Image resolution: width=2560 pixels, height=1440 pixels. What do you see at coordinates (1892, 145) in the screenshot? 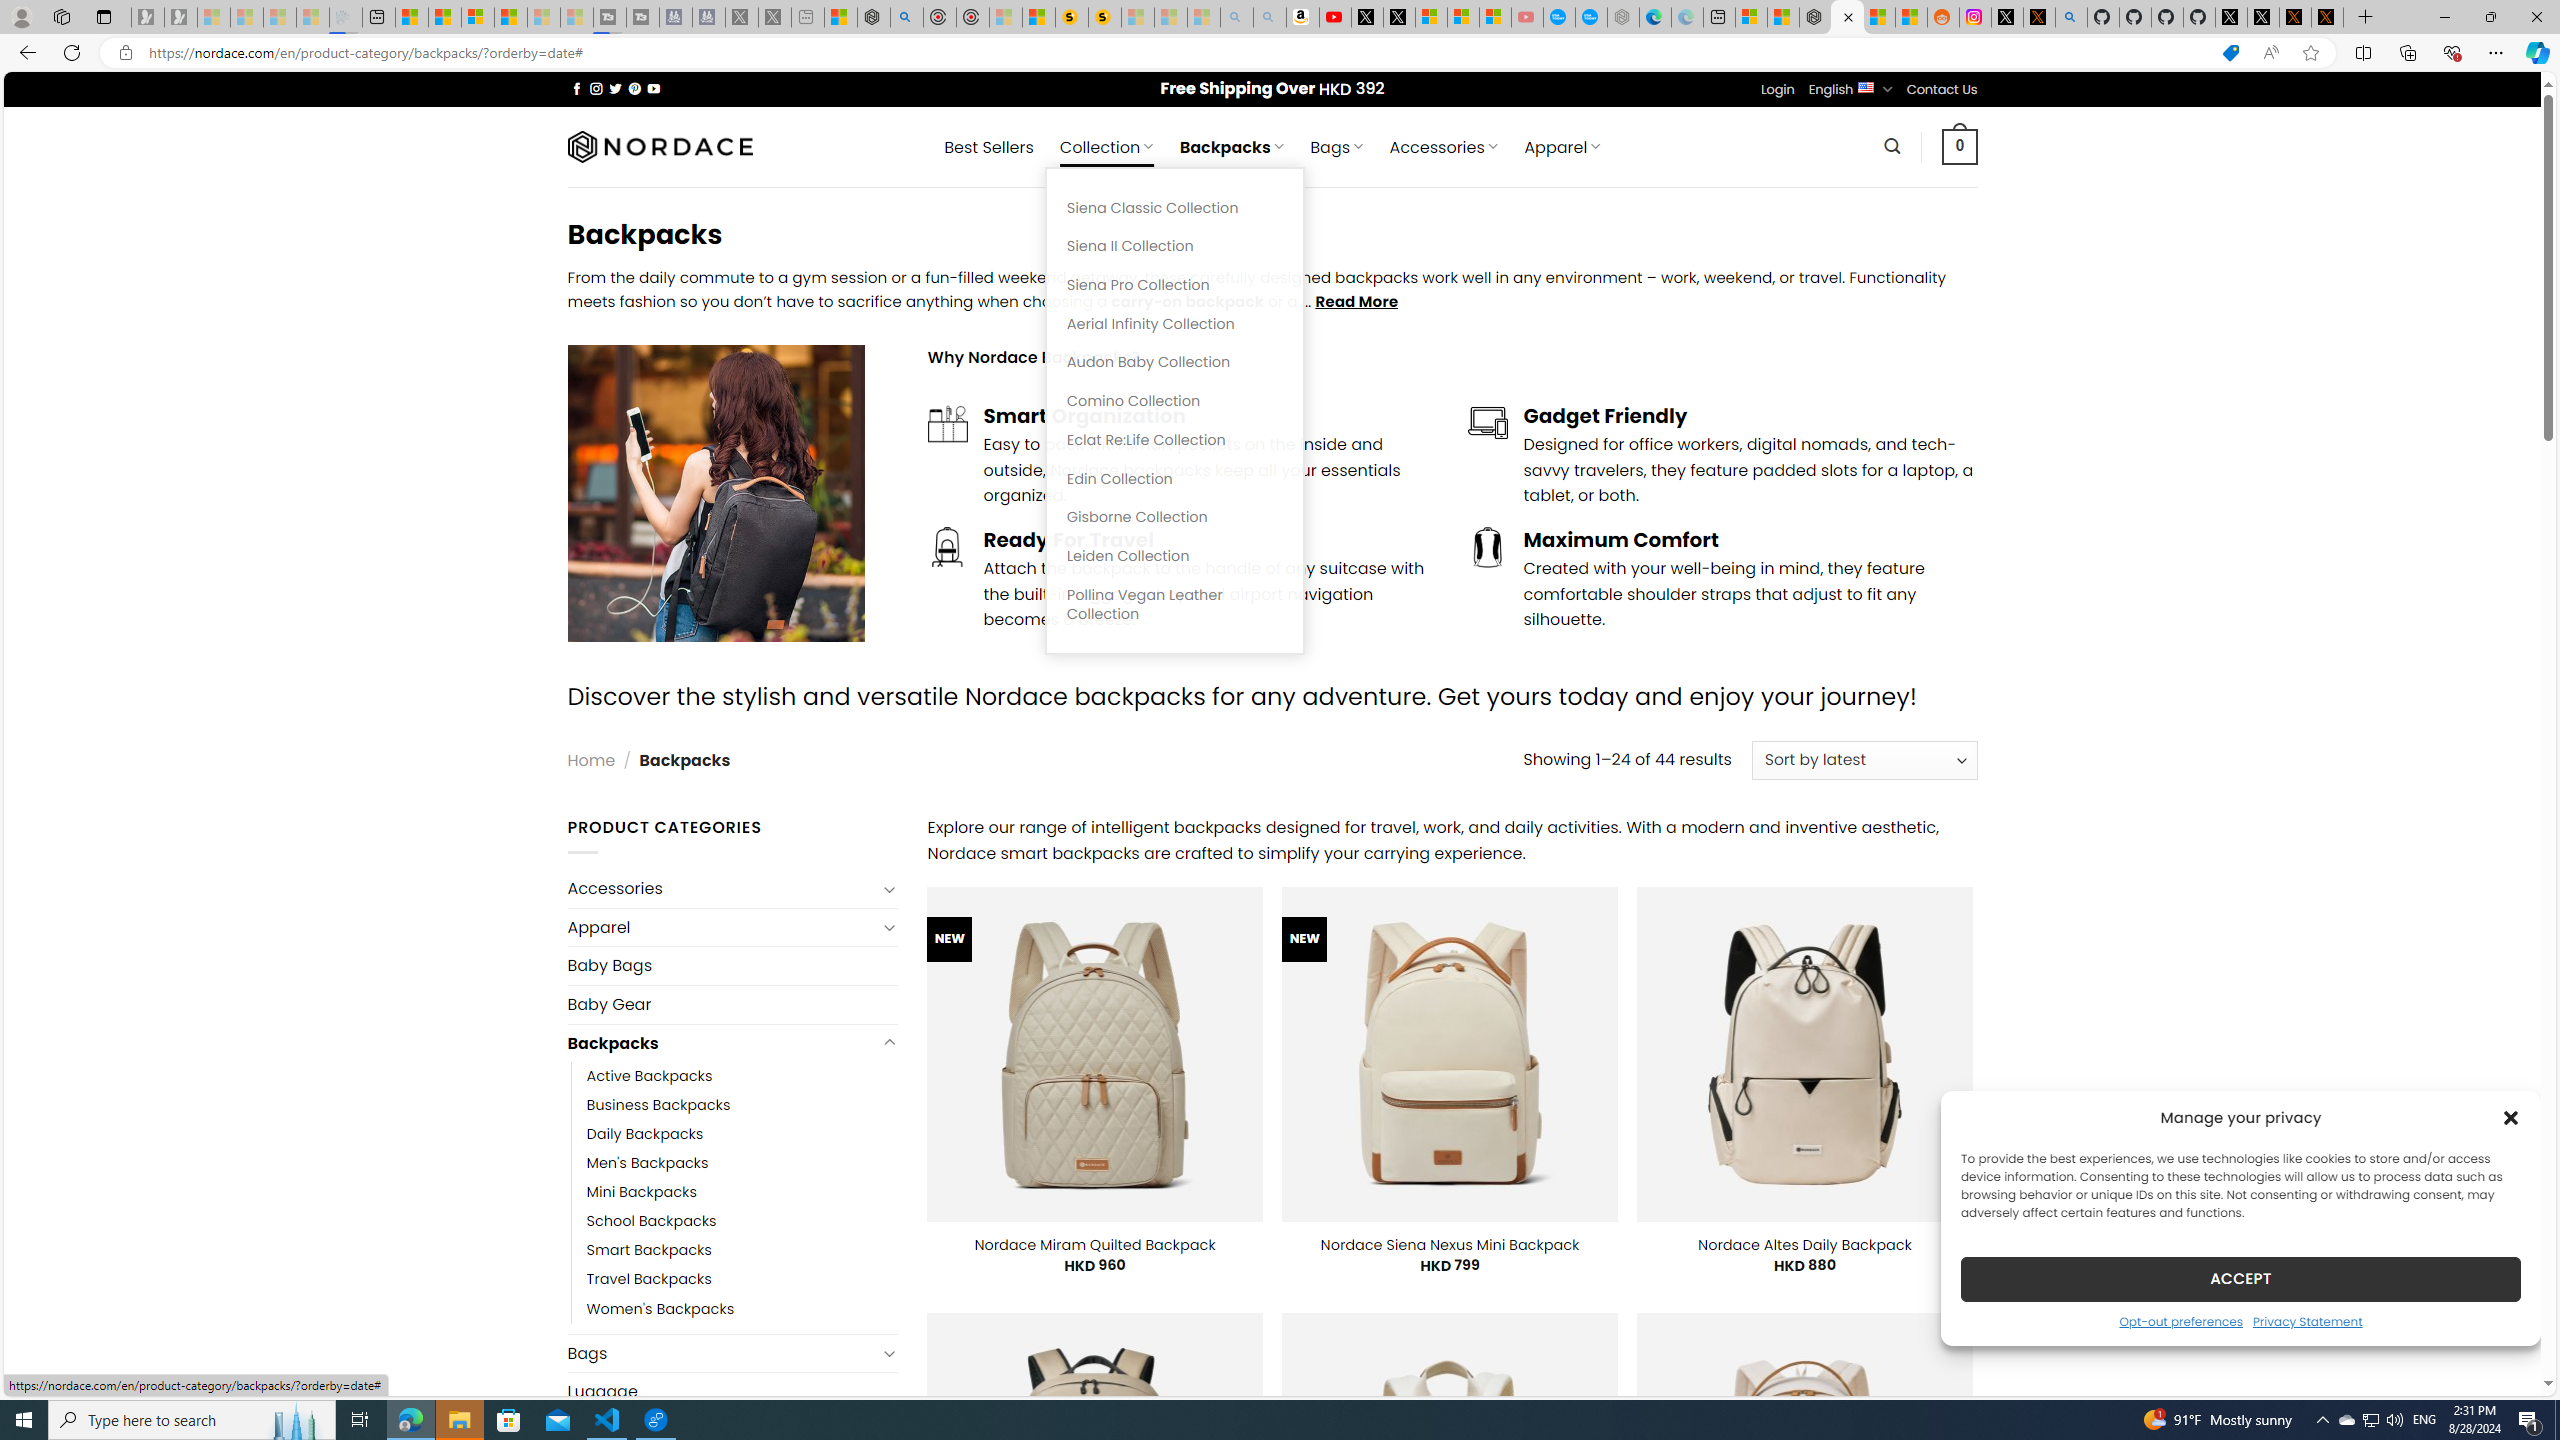
I see `'Search'` at bounding box center [1892, 145].